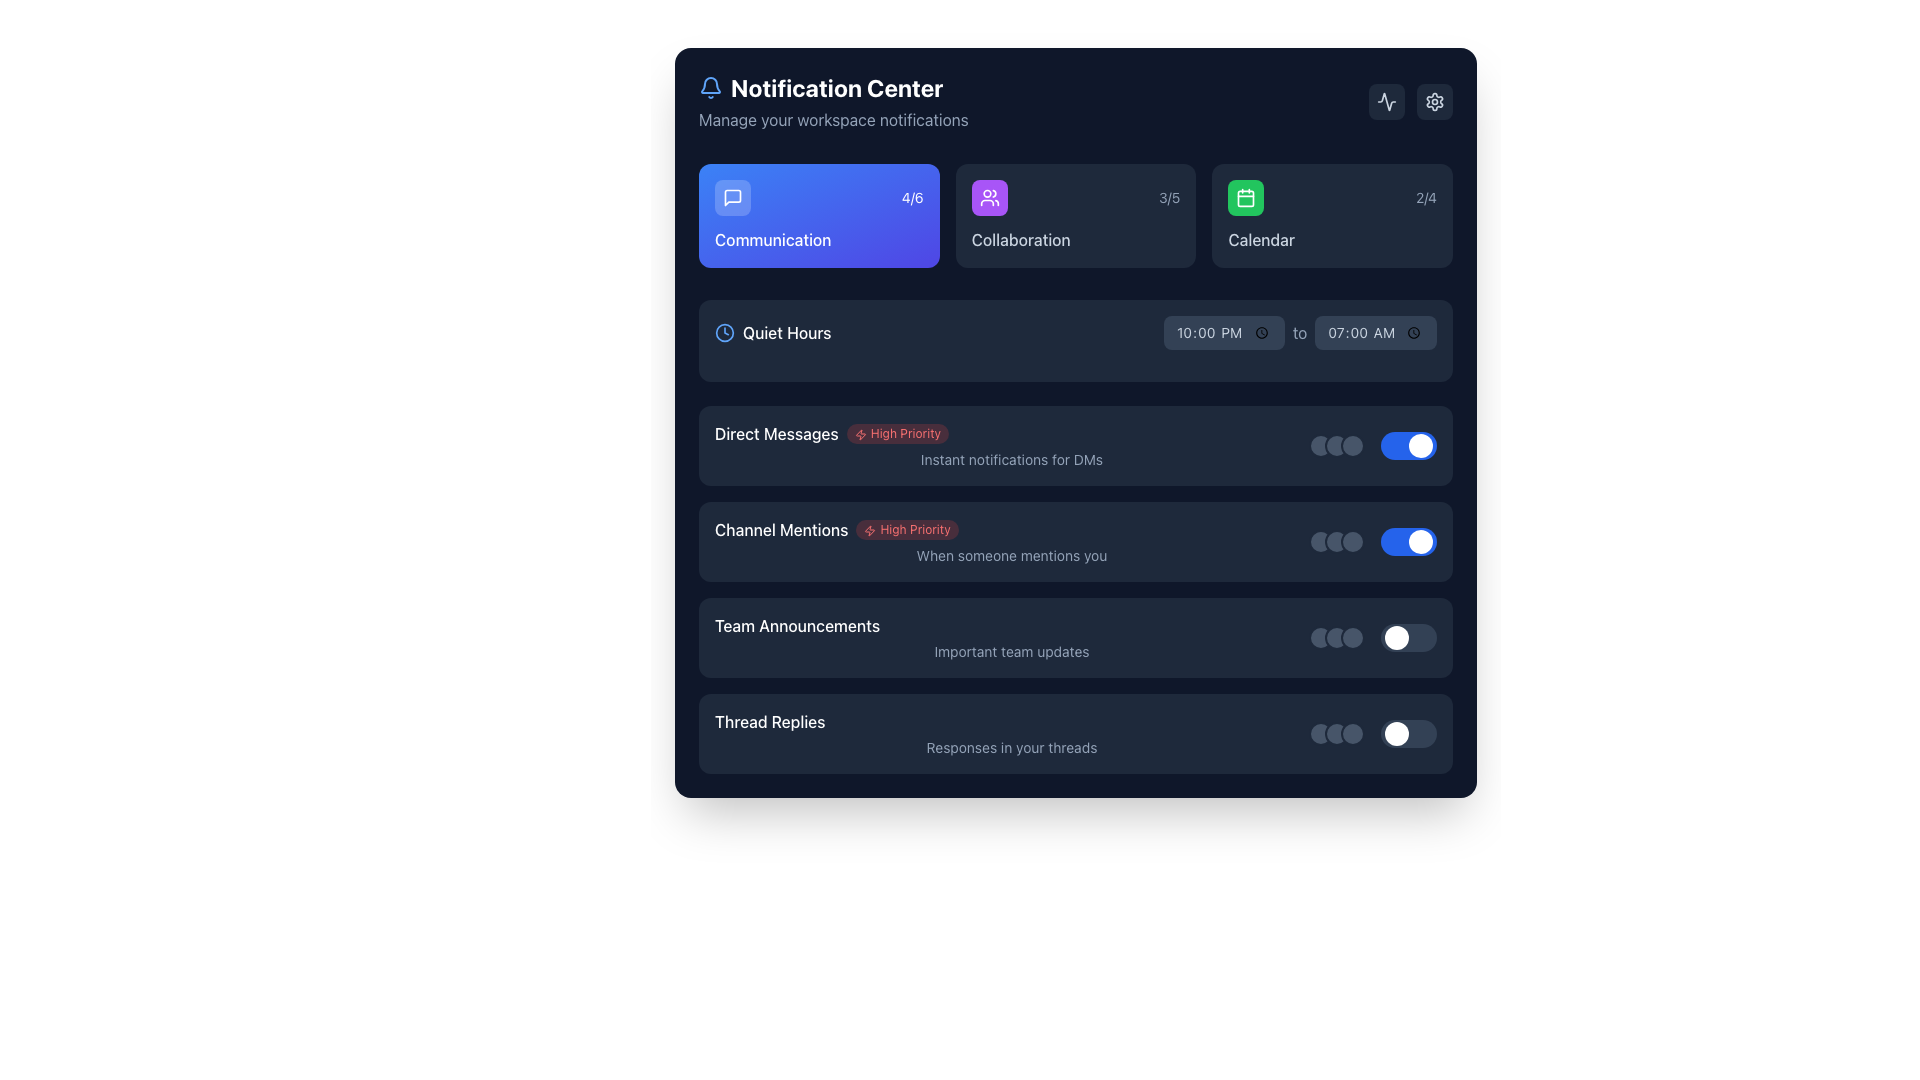 The height and width of the screenshot is (1080, 1920). Describe the element at coordinates (1074, 733) in the screenshot. I see `the toggle switch of the Notification setting control labeled 'Thread Replies'` at that location.